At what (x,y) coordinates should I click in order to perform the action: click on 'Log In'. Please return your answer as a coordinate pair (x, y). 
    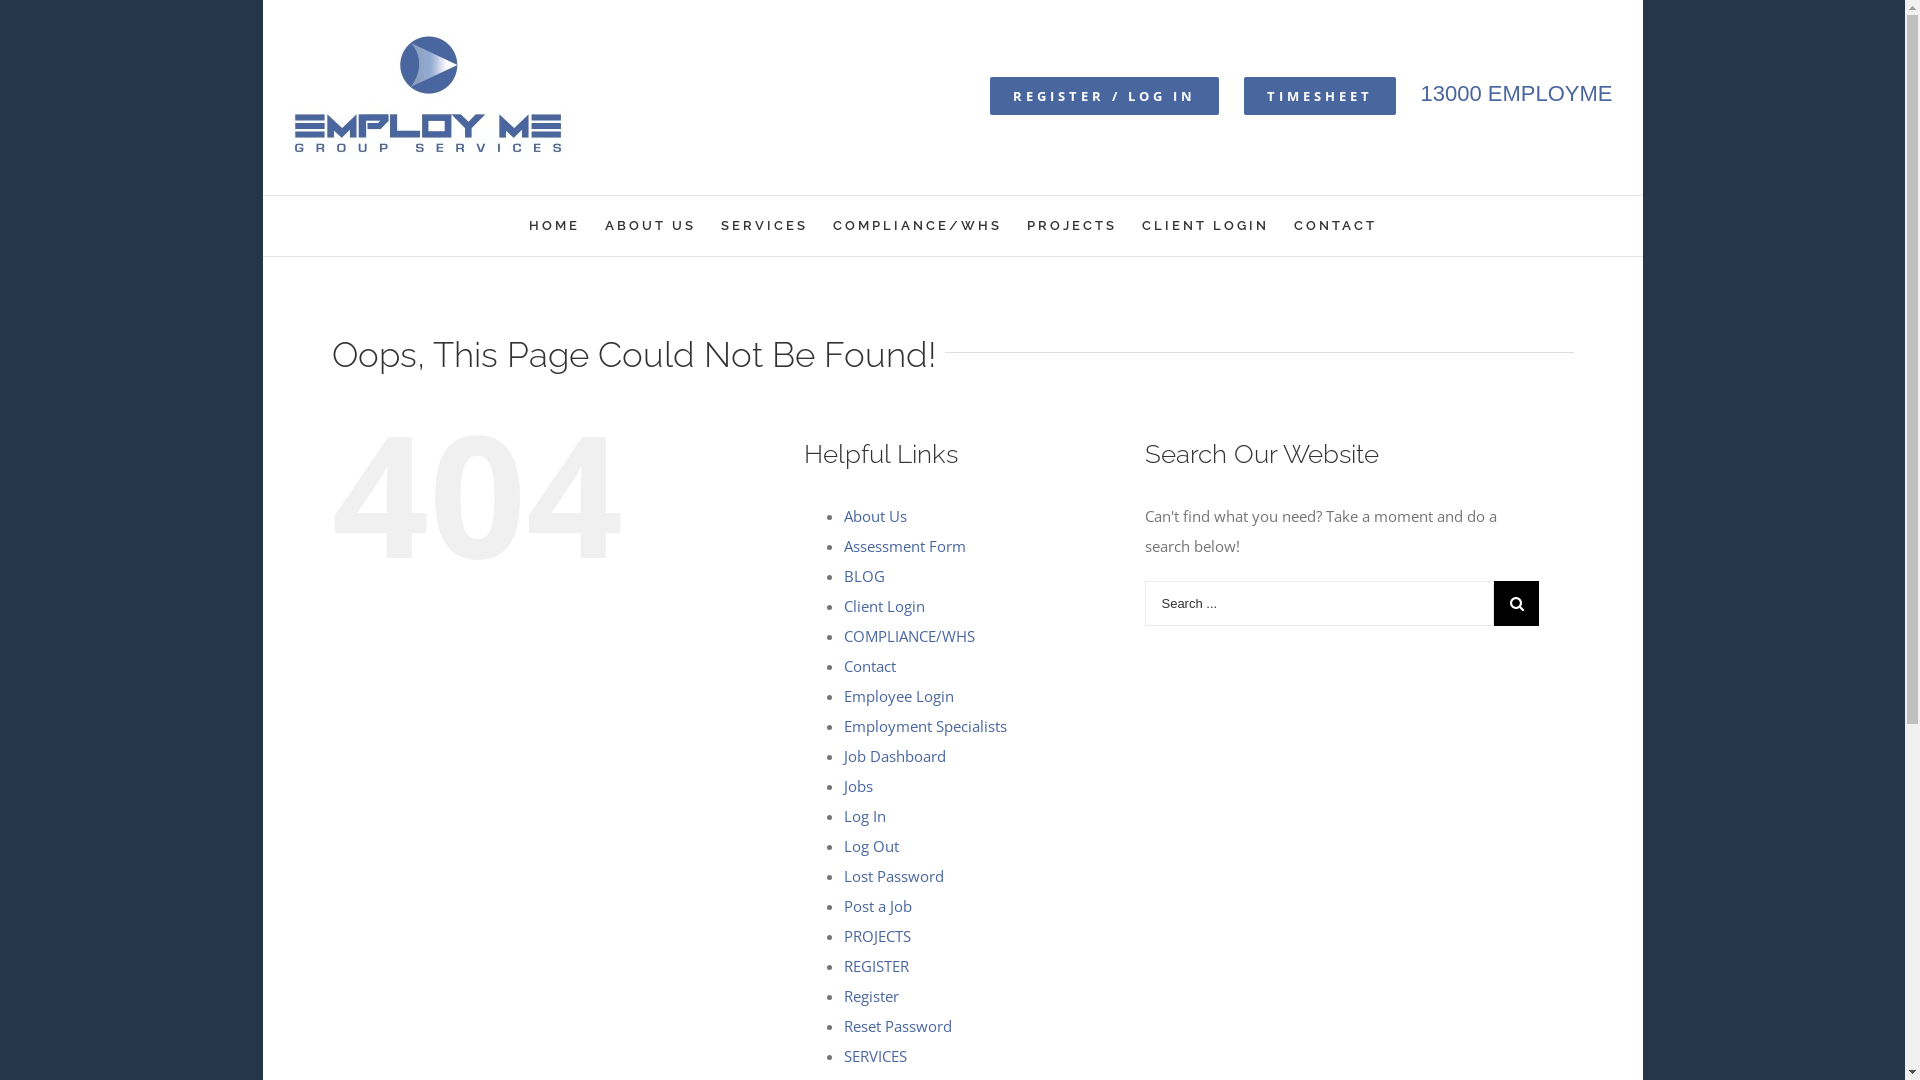
    Looking at the image, I should click on (864, 816).